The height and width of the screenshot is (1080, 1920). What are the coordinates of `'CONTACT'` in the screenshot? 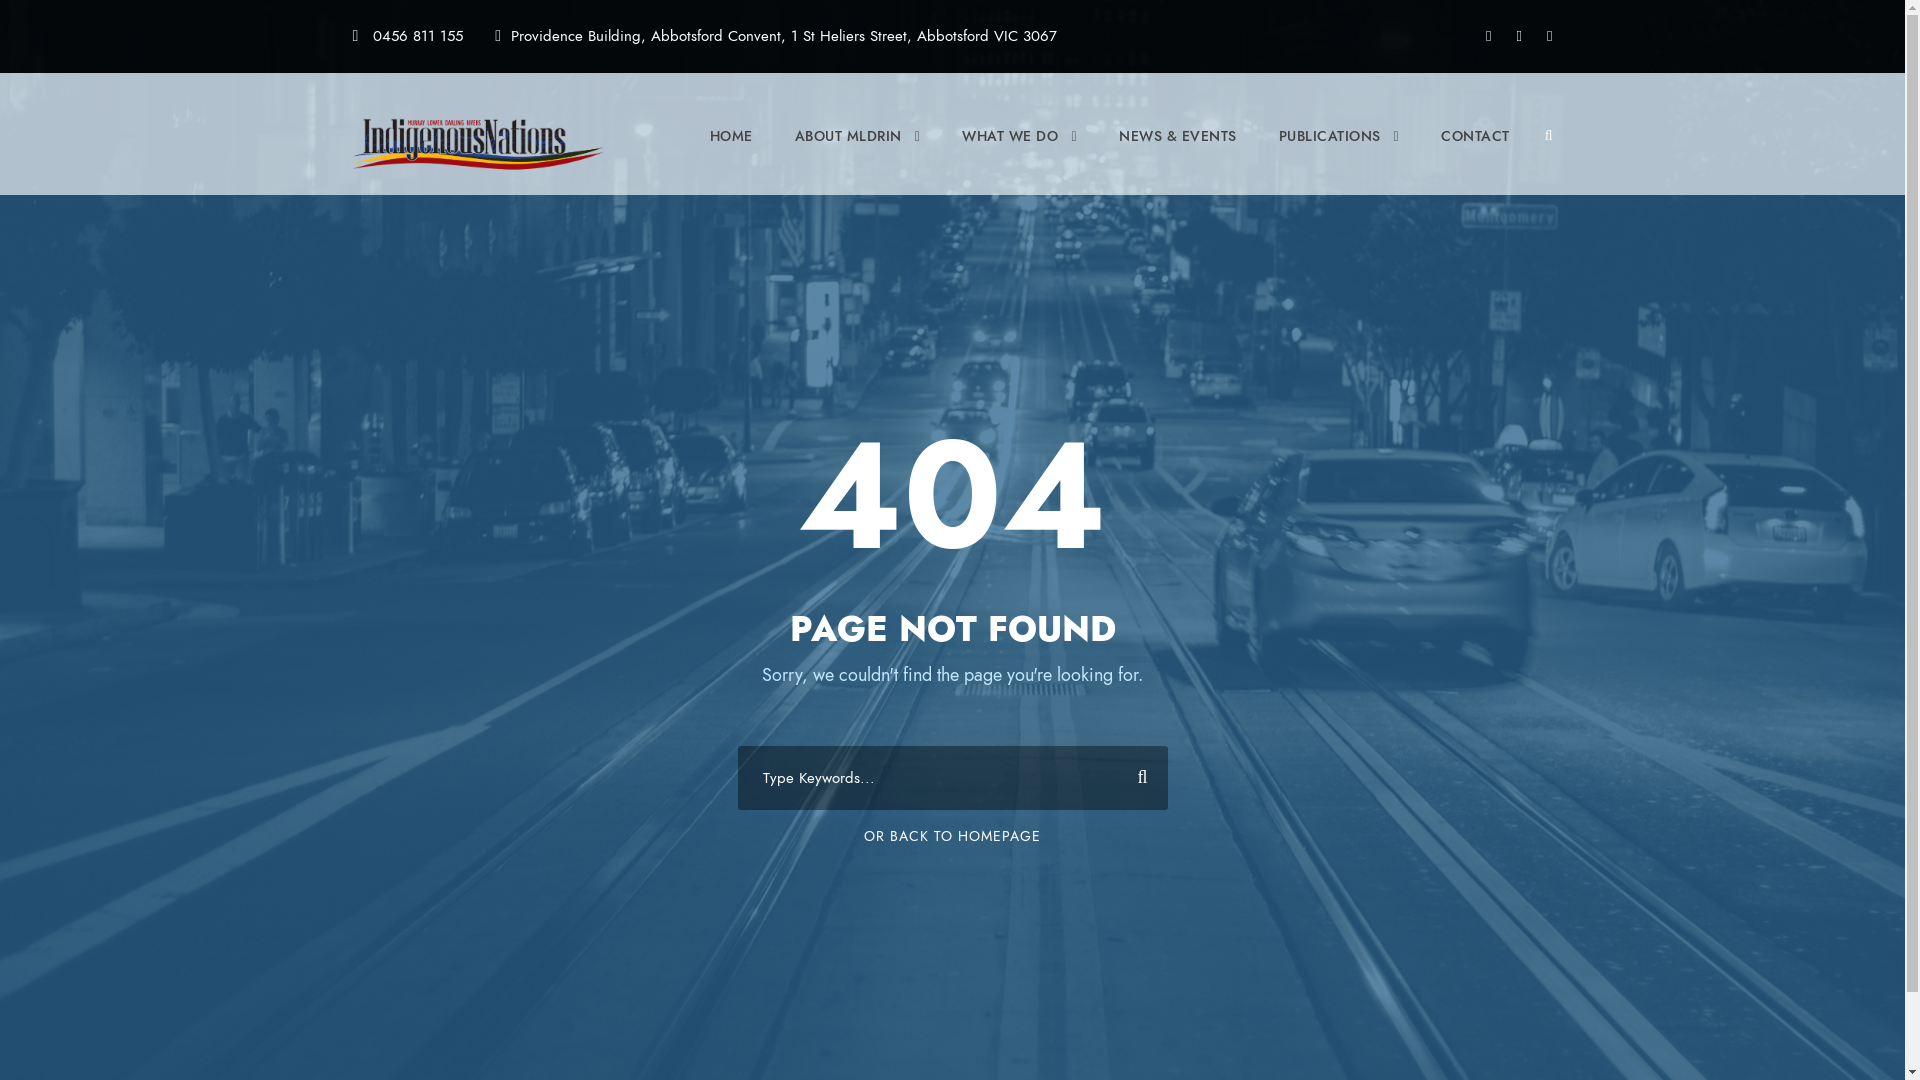 It's located at (1475, 153).